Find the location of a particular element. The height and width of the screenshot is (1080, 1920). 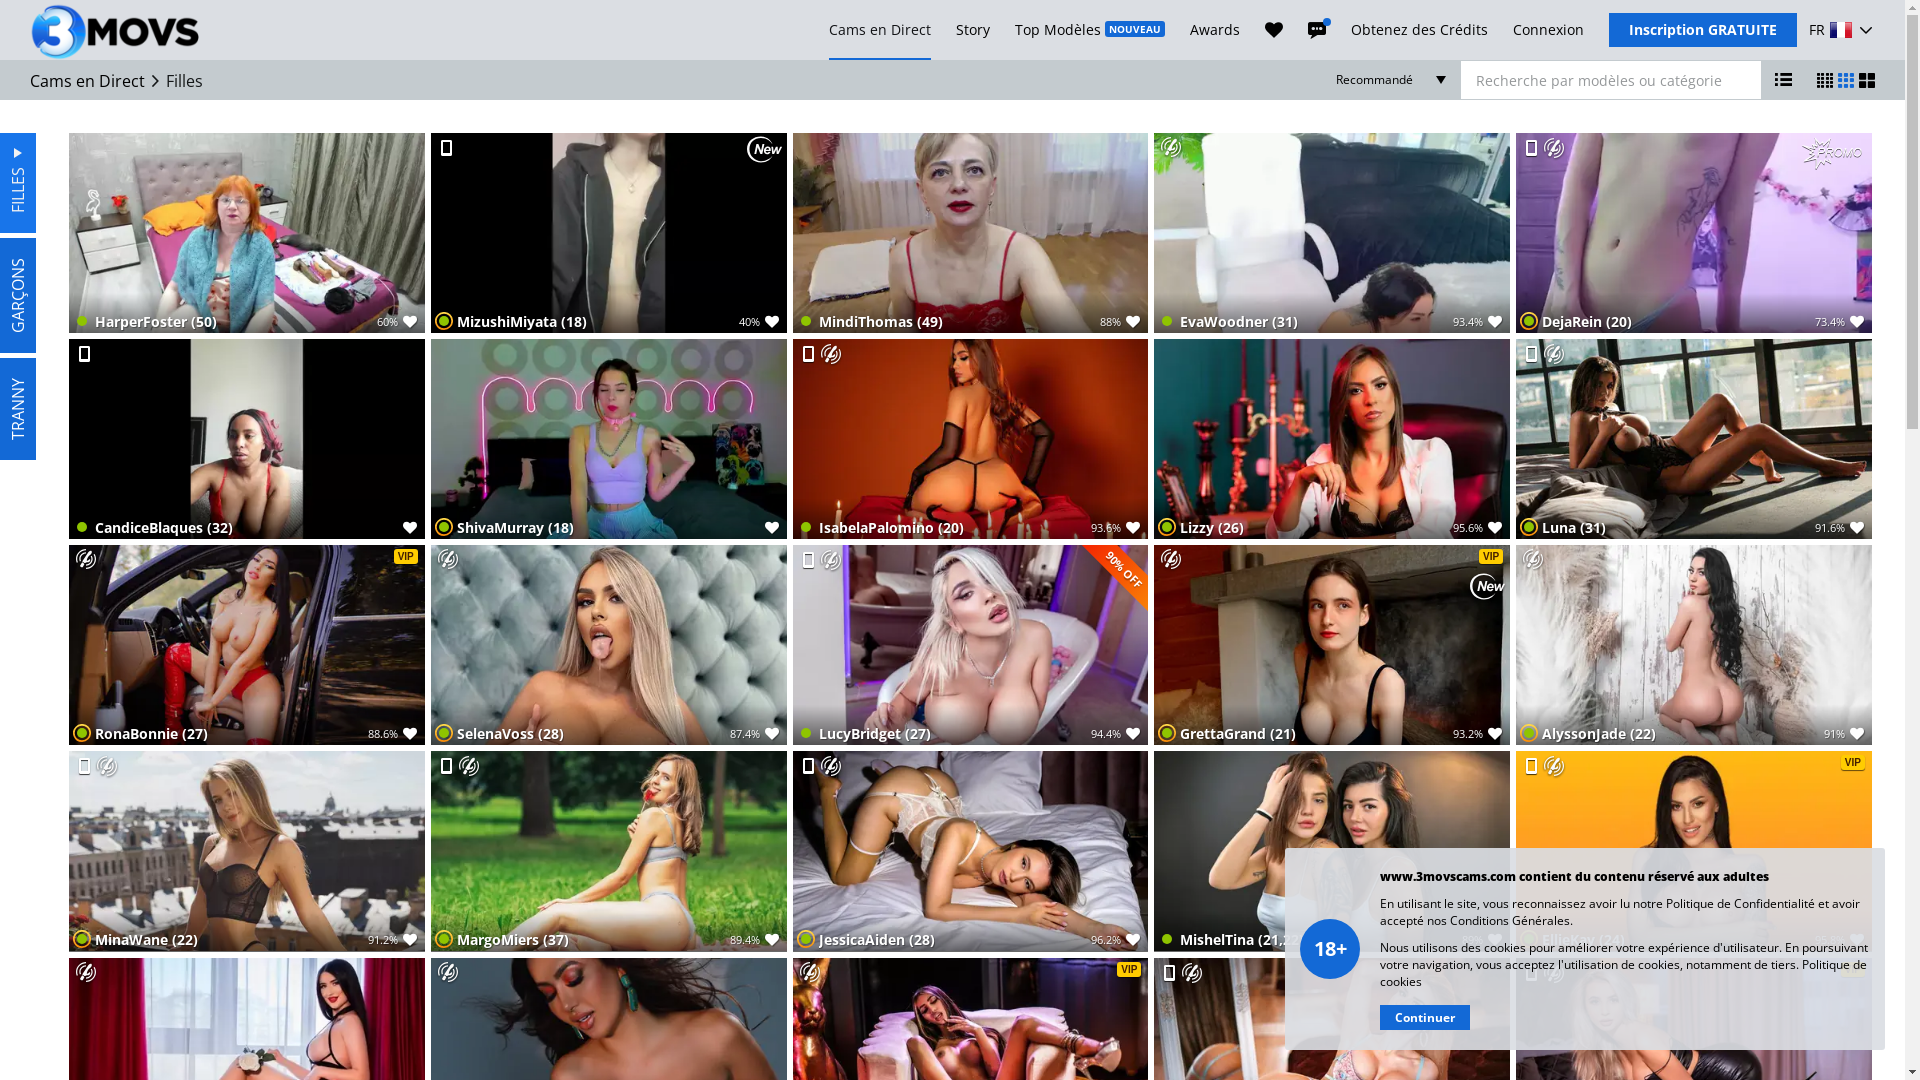

'MishelTina (21,22) is located at coordinates (1332, 851).